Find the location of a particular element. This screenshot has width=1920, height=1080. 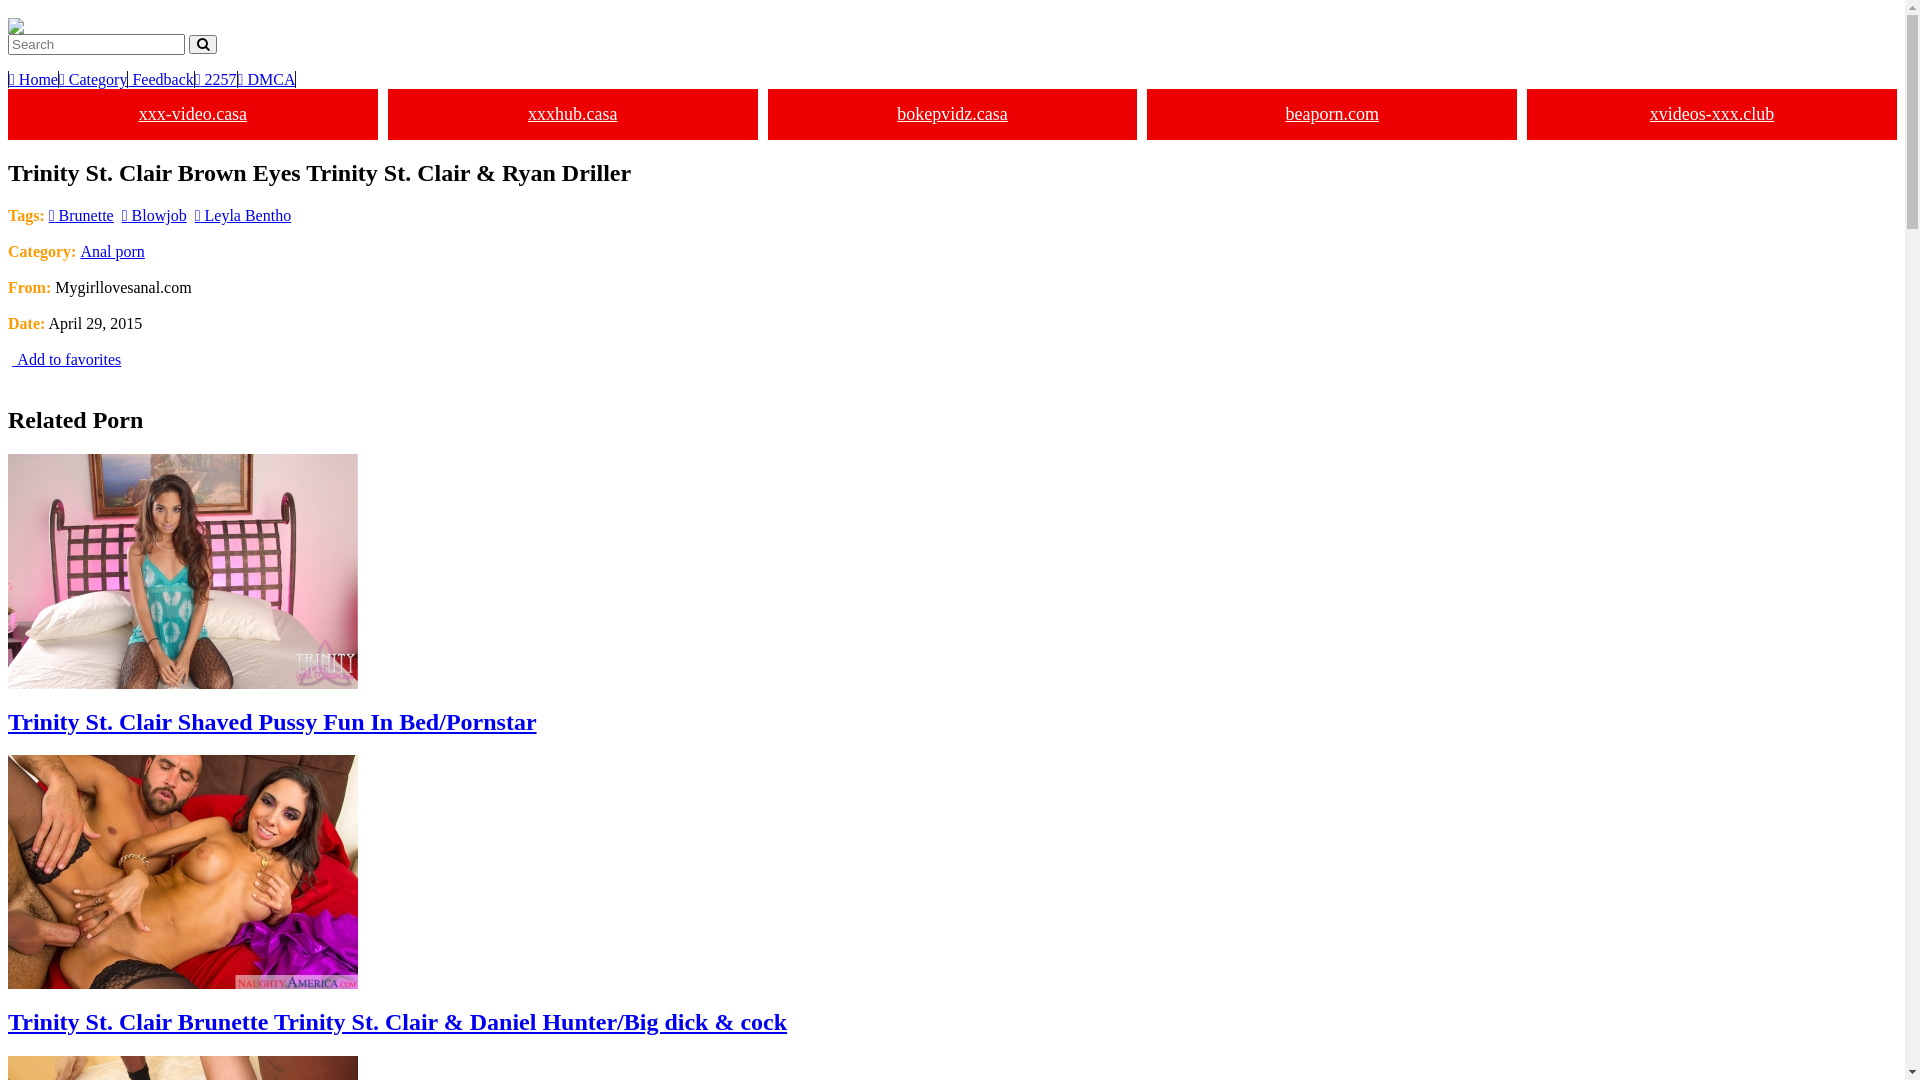

'Anal porn' is located at coordinates (110, 250).